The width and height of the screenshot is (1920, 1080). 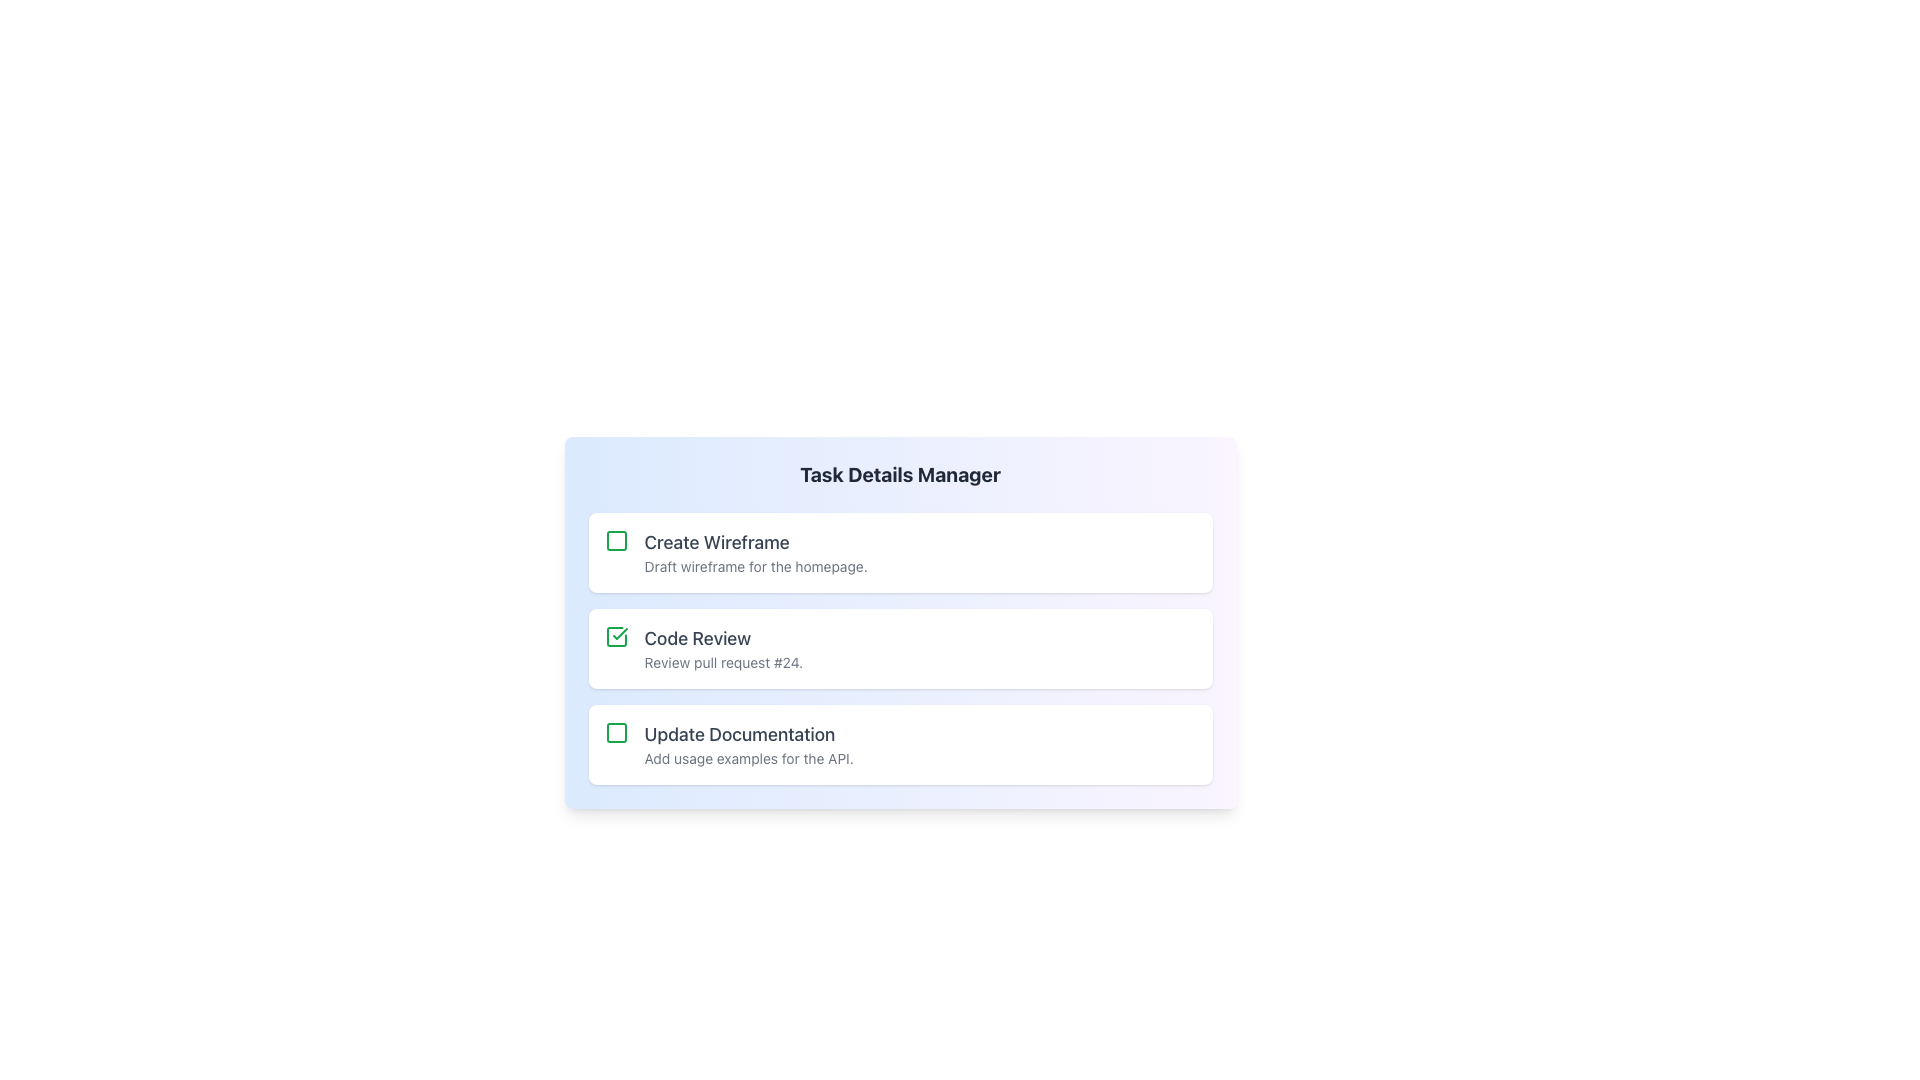 I want to click on the text label displaying 'Create Wireframe', which is the title of the topmost task item in a vertically stacked list, so click(x=755, y=543).